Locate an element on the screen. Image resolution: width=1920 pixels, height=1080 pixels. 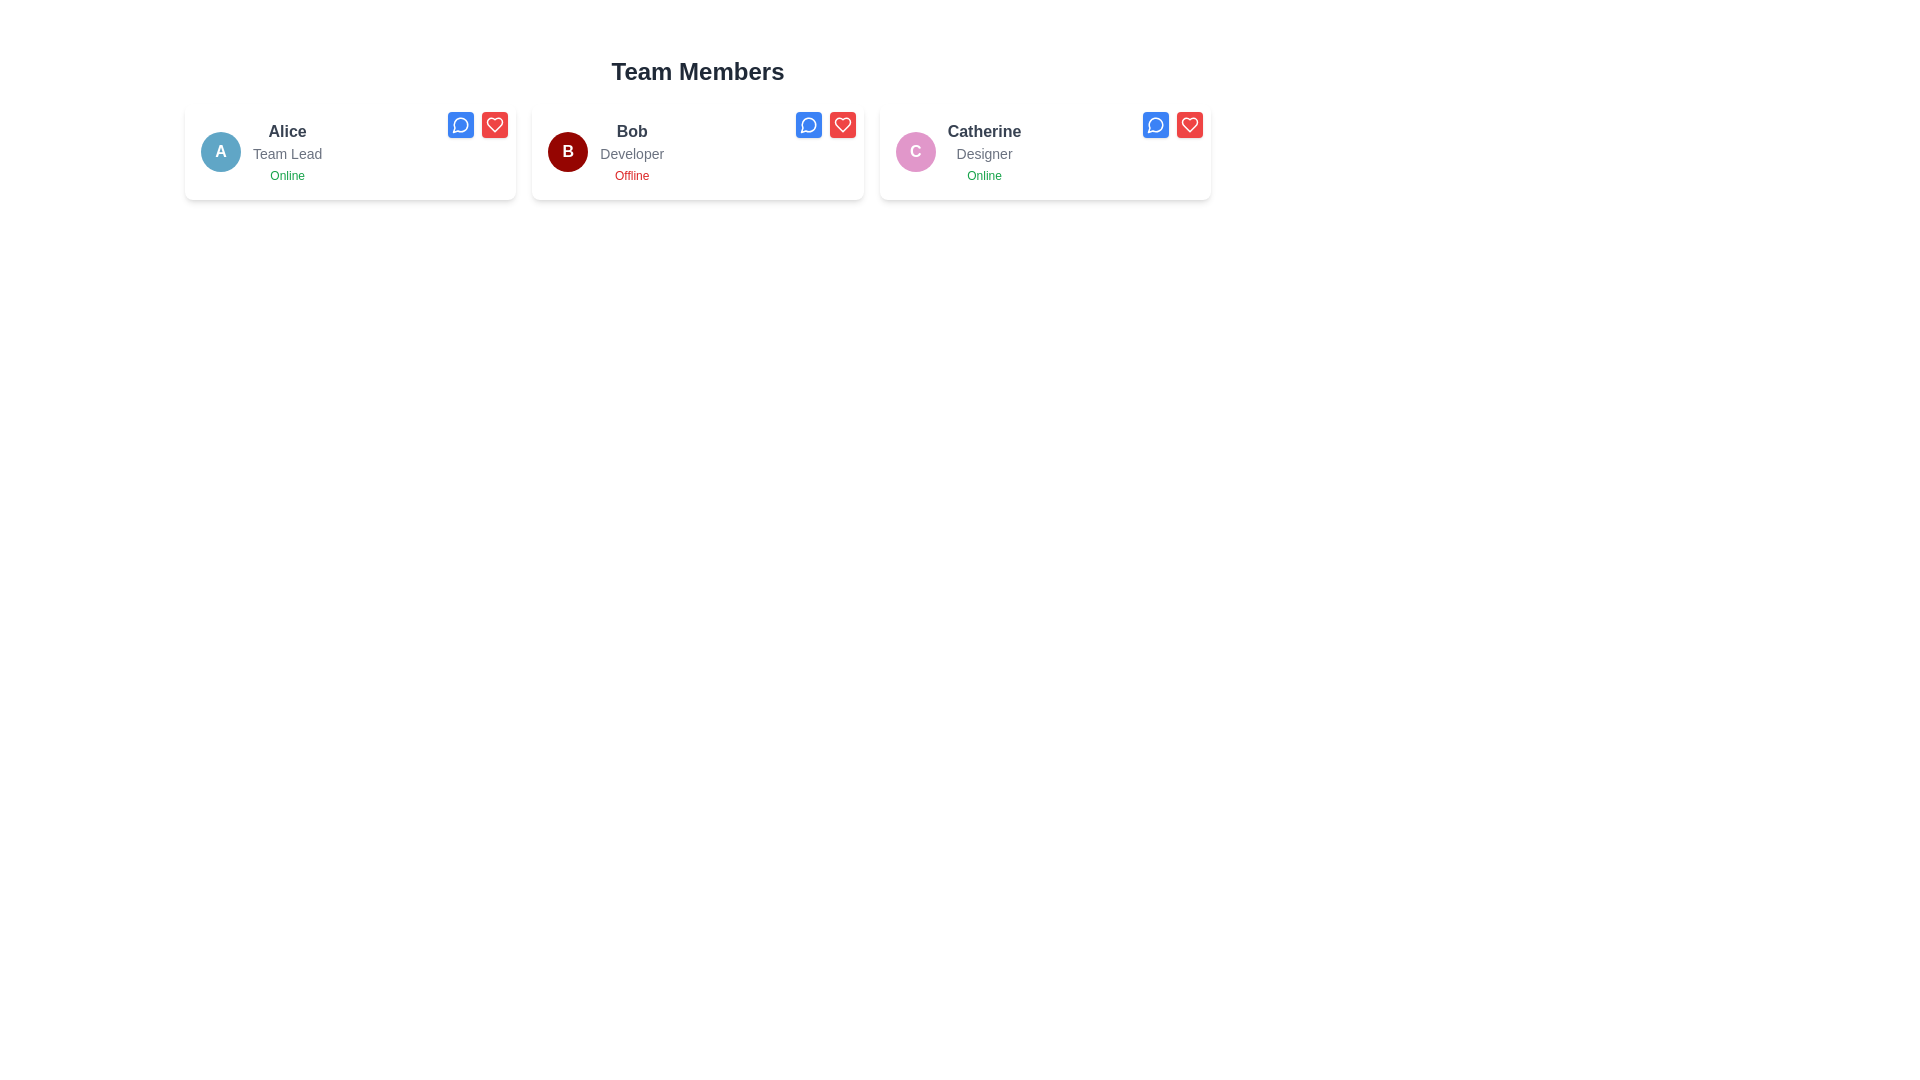
the heart icon button located at the top-right corner of Bob's team member card is located at coordinates (495, 124).